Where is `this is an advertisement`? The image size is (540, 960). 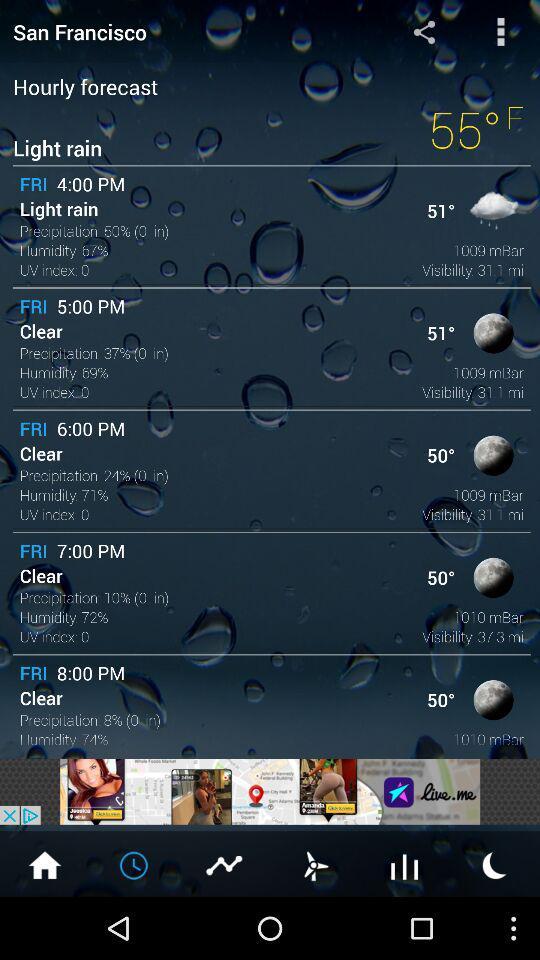
this is an advertisement is located at coordinates (270, 791).